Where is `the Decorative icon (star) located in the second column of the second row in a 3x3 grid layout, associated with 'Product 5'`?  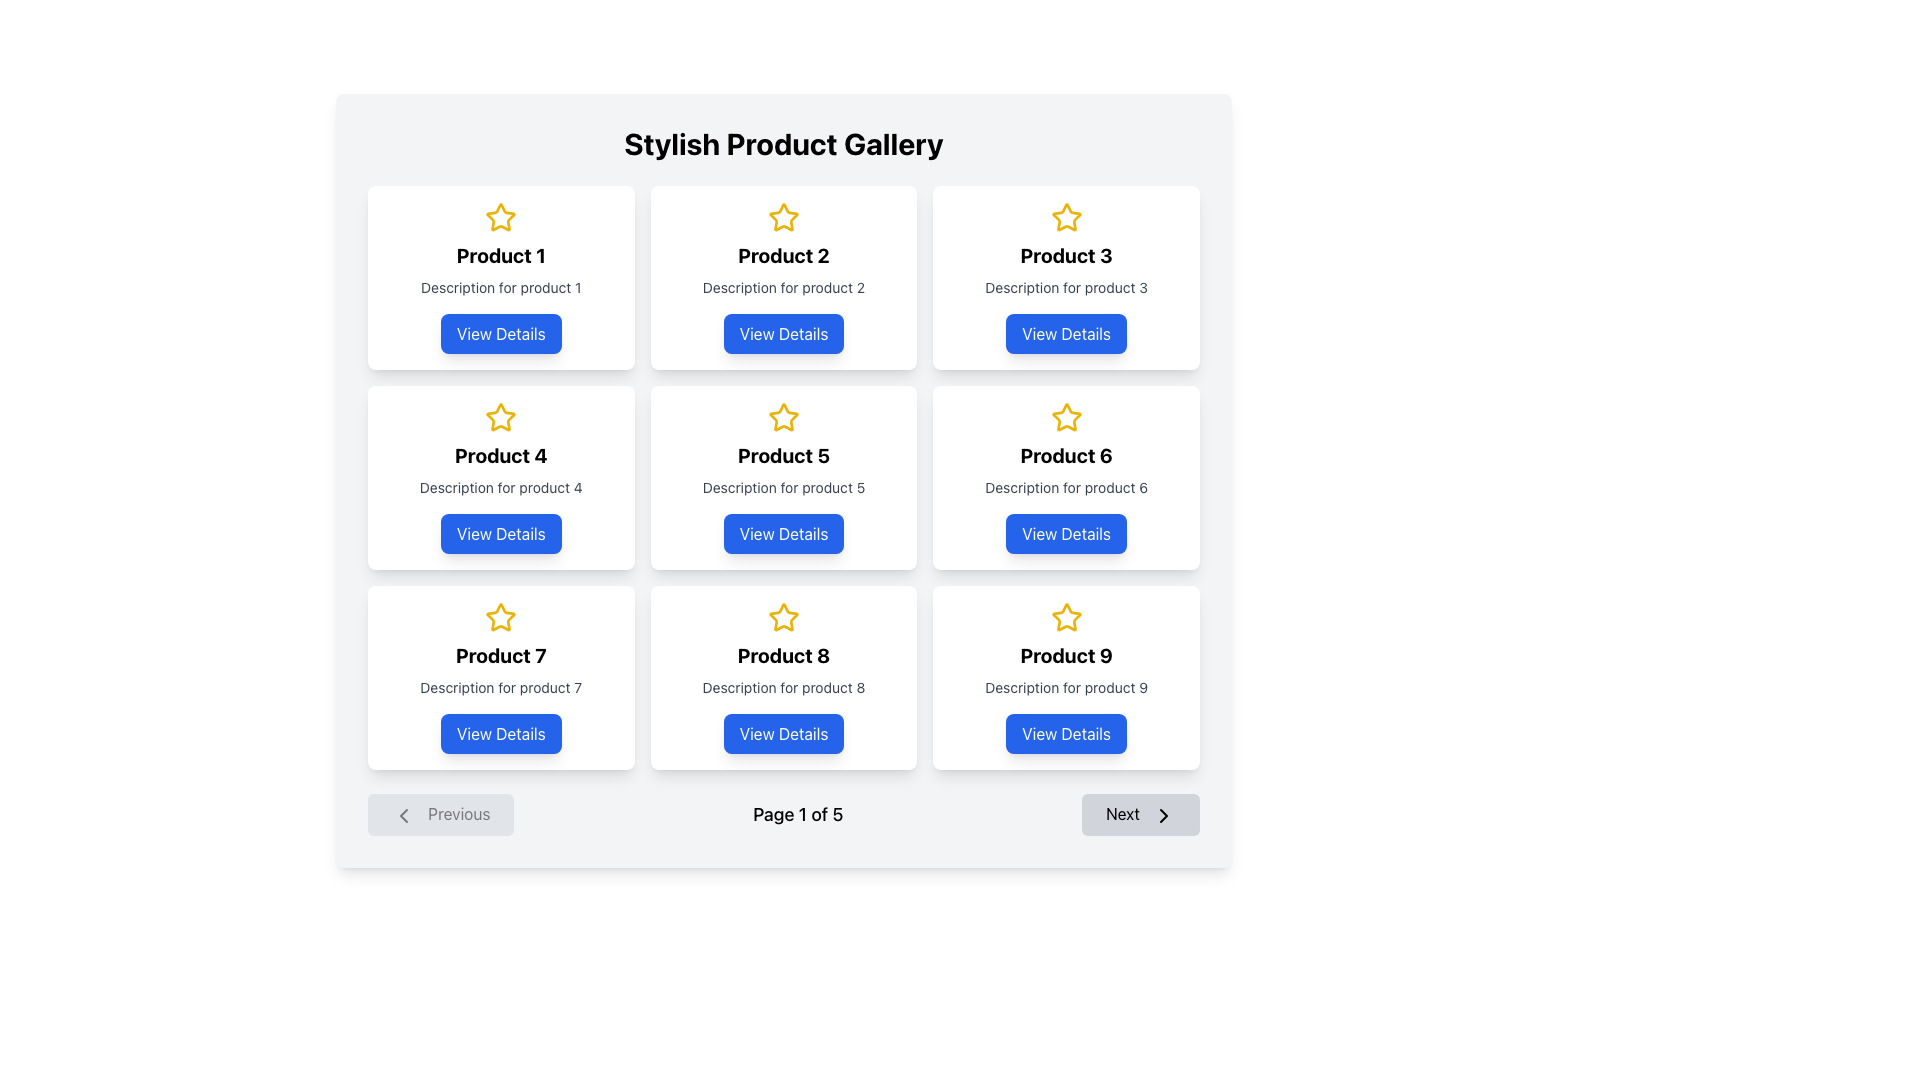 the Decorative icon (star) located in the second column of the second row in a 3x3 grid layout, associated with 'Product 5' is located at coordinates (782, 416).